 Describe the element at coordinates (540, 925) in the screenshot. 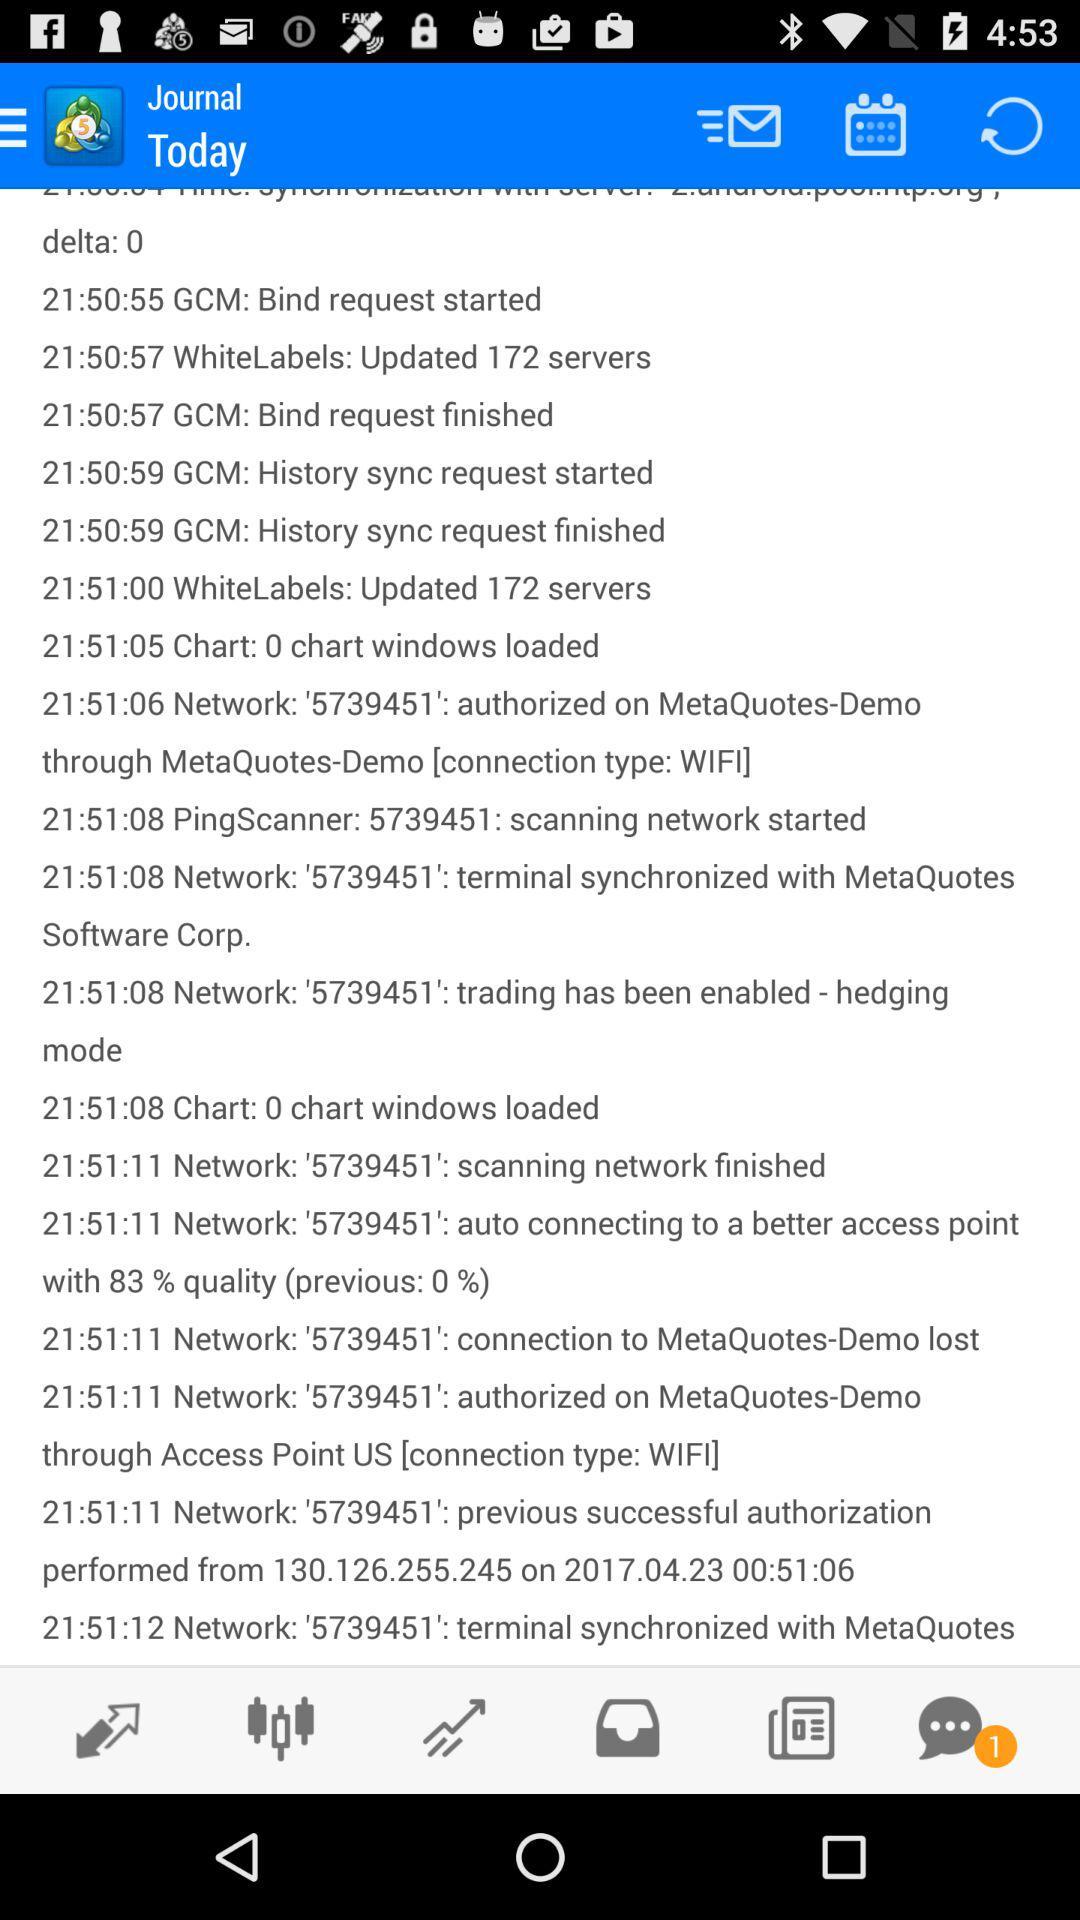

I see `21 50 54` at that location.